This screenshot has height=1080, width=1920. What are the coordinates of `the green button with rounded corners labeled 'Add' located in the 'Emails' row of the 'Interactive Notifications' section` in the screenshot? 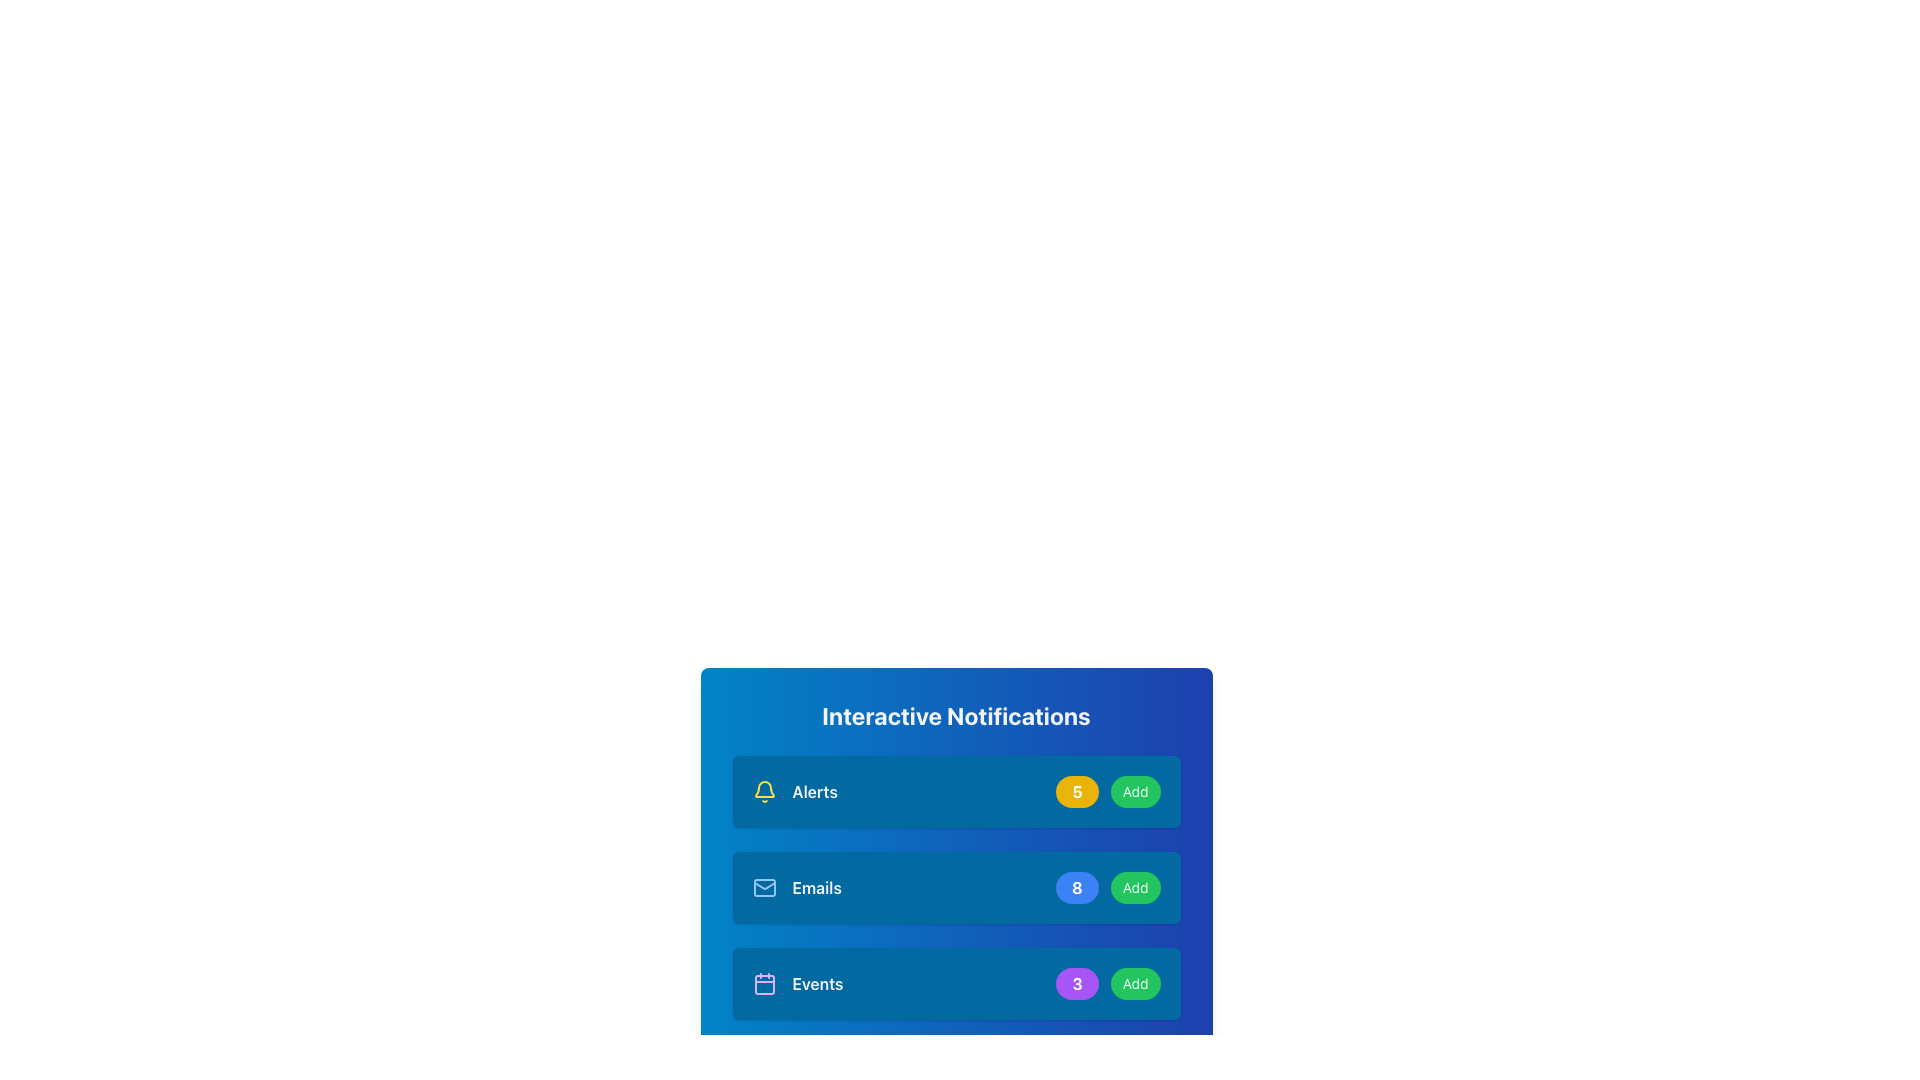 It's located at (1134, 886).